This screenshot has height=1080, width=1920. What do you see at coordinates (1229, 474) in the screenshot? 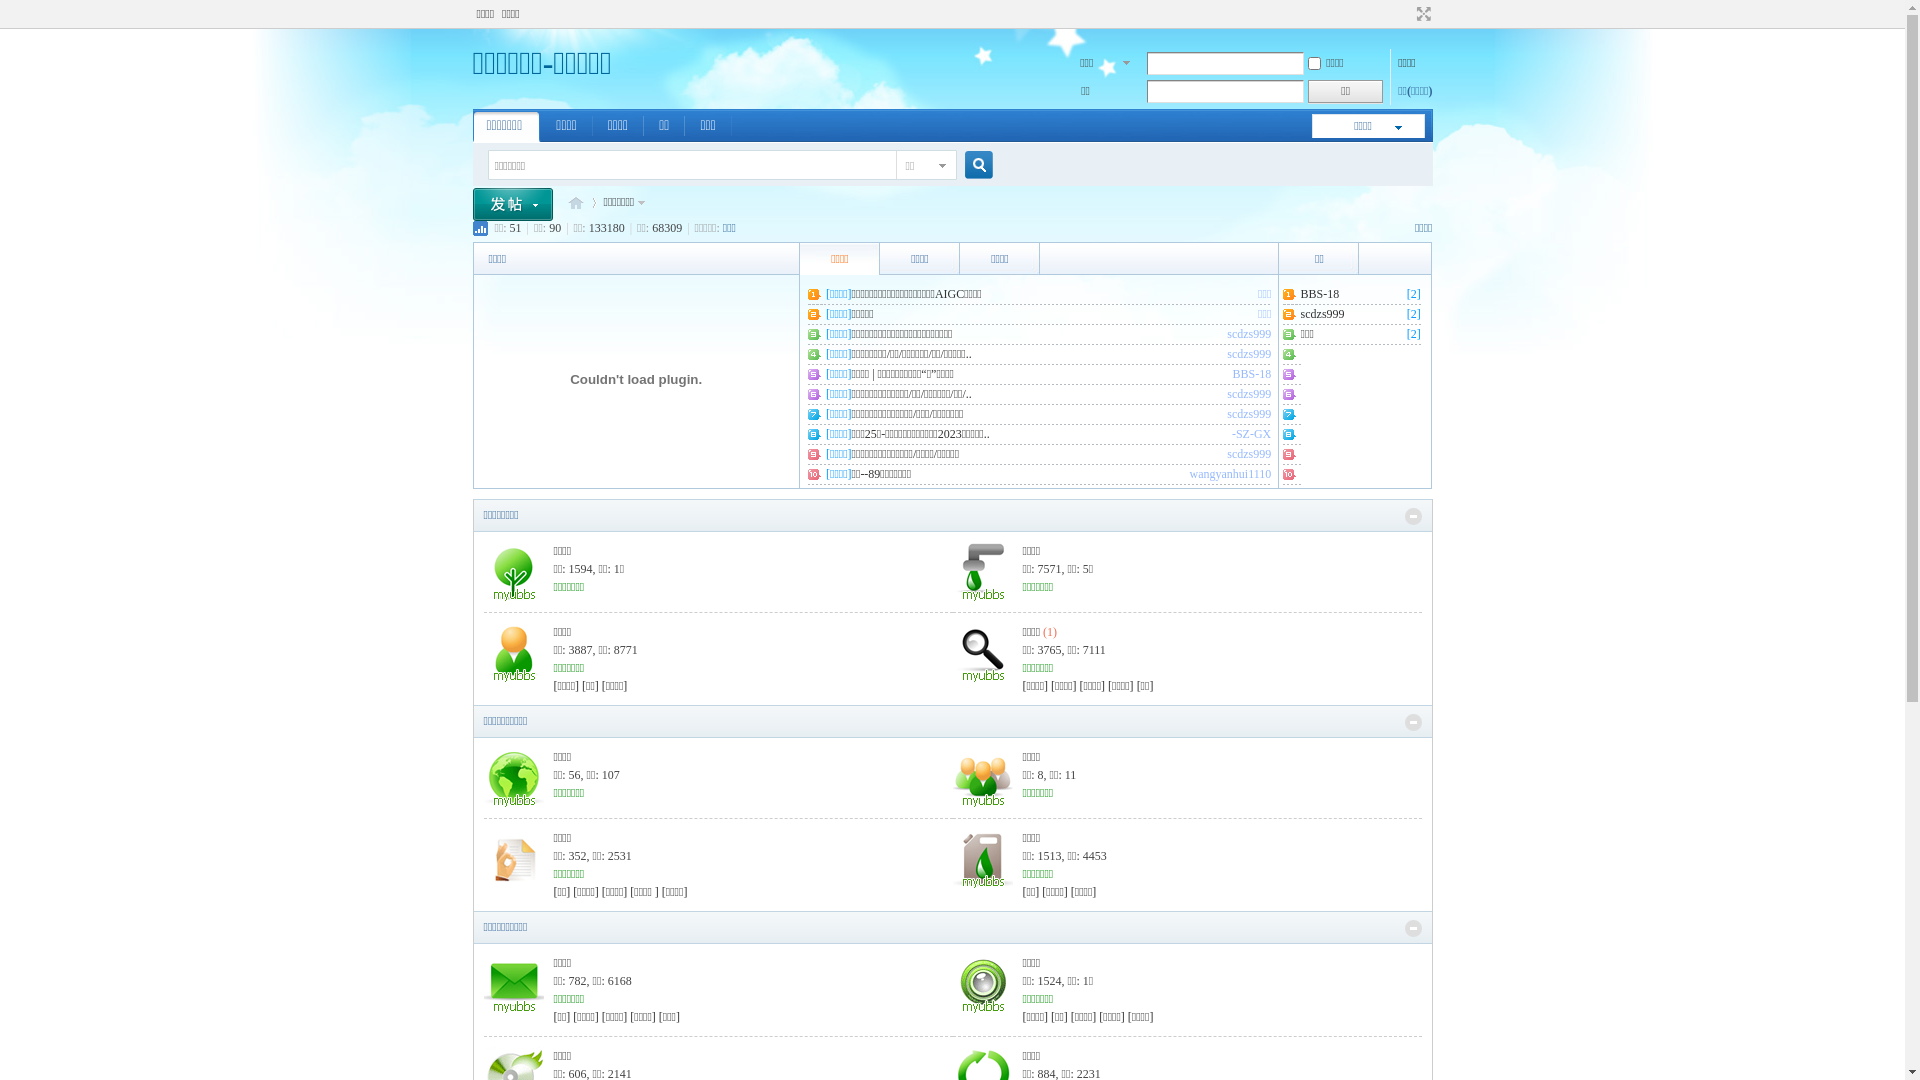
I see `'wangyanhui1110'` at bounding box center [1229, 474].